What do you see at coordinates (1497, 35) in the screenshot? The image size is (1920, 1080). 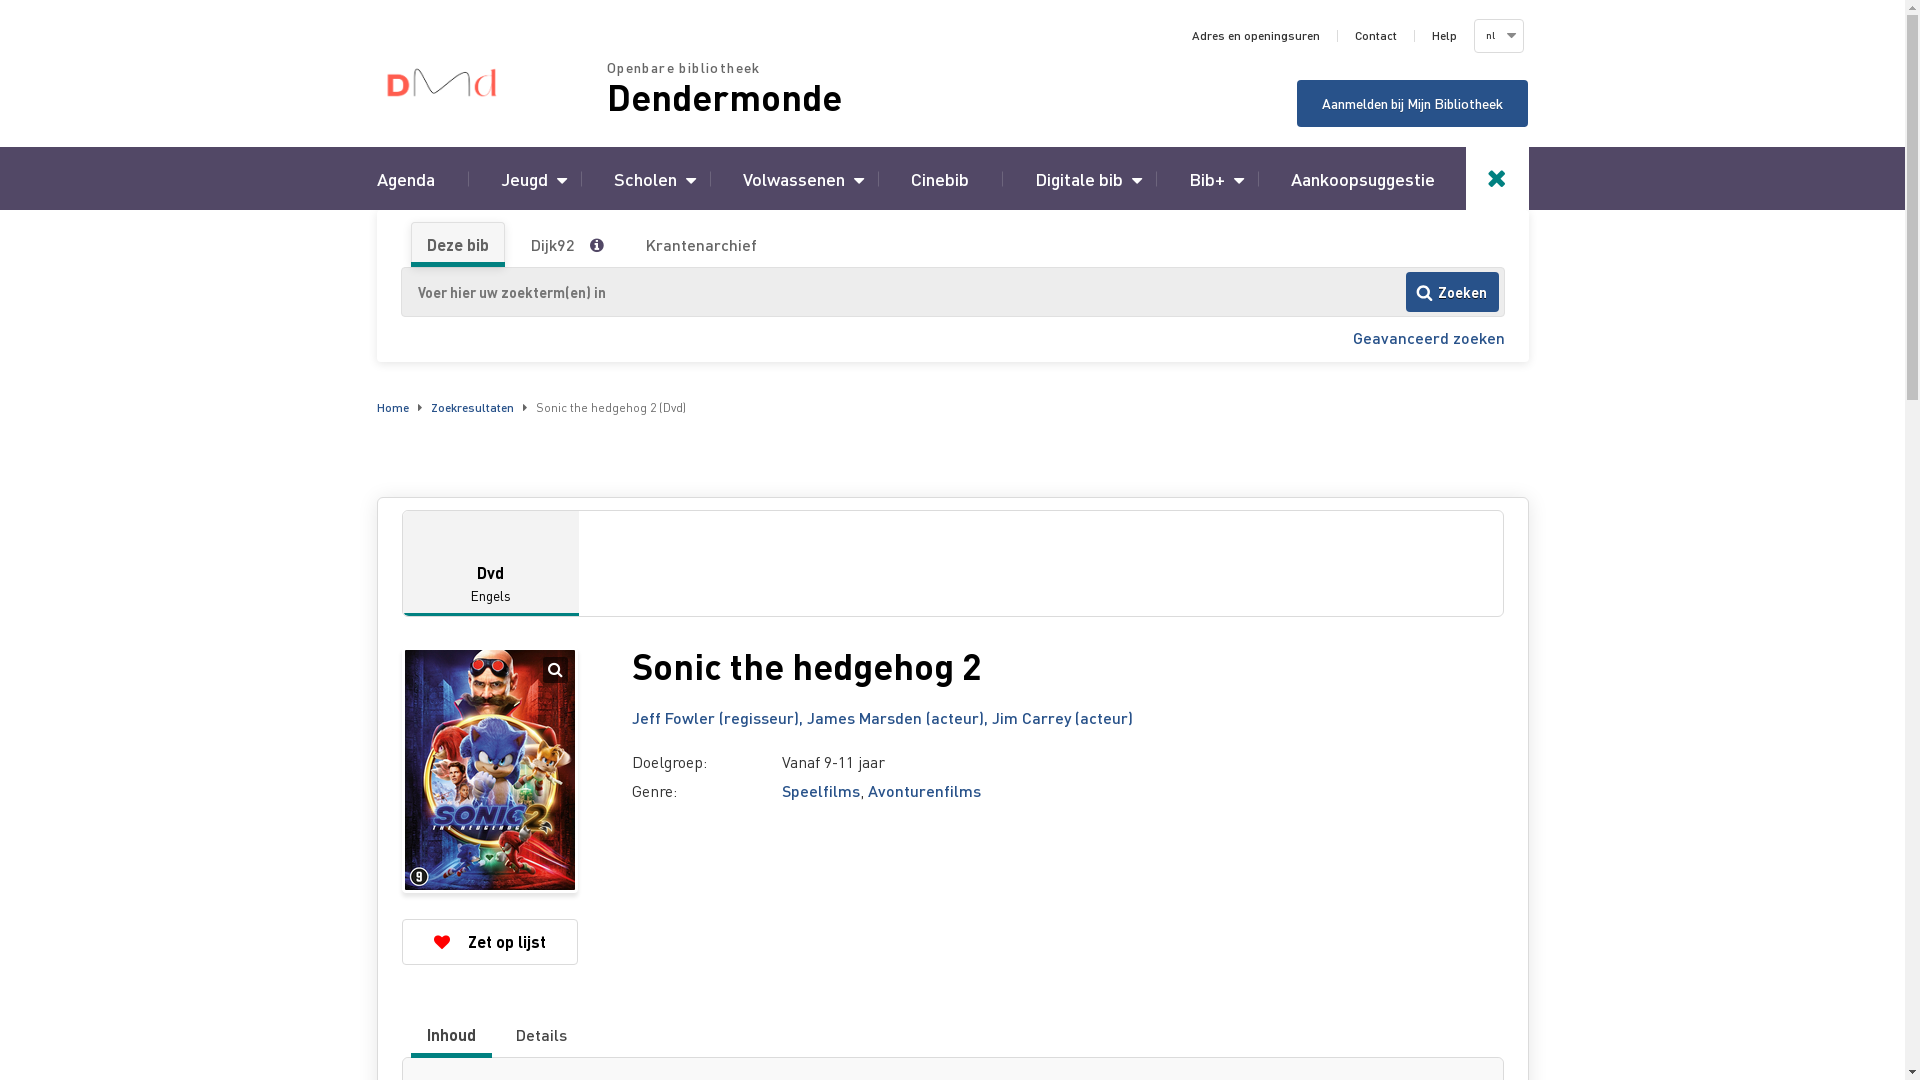 I see `'nl'` at bounding box center [1497, 35].